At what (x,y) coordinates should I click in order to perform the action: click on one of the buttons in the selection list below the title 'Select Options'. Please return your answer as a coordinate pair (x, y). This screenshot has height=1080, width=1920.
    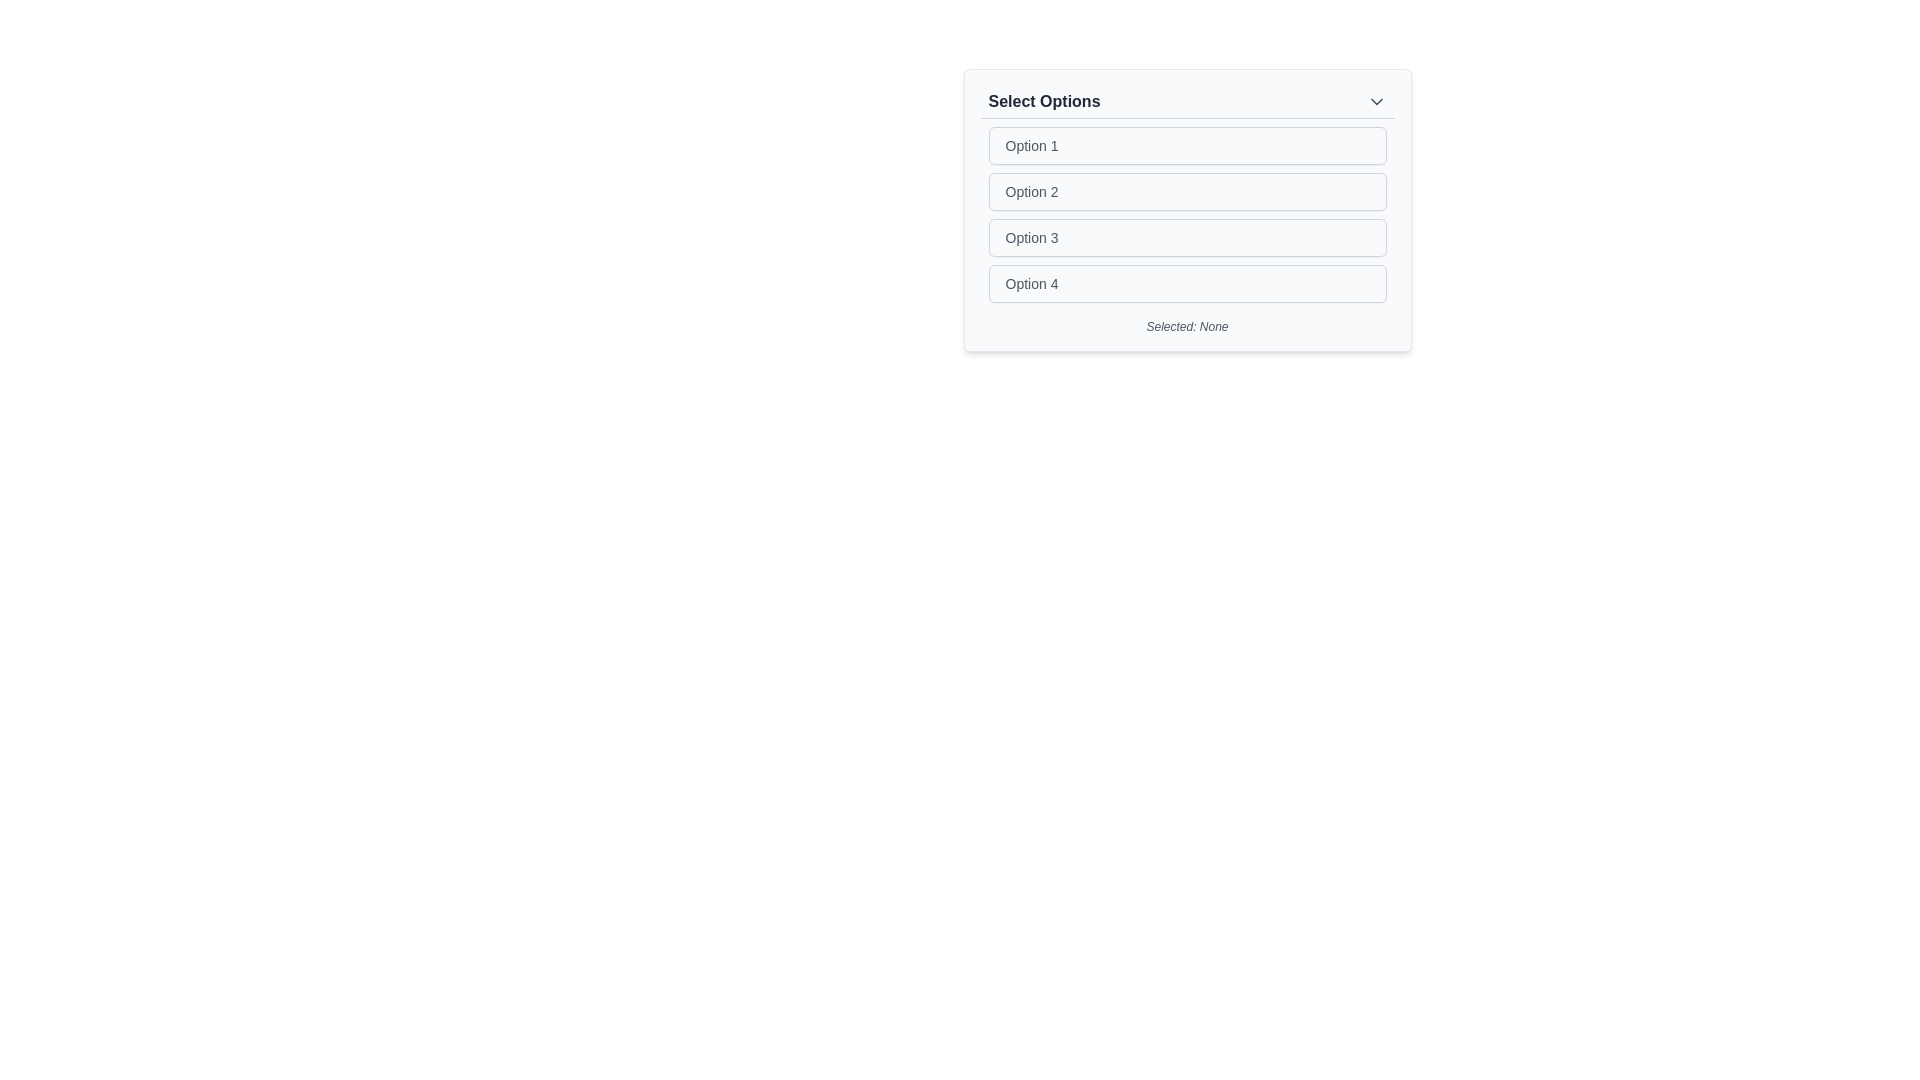
    Looking at the image, I should click on (1187, 215).